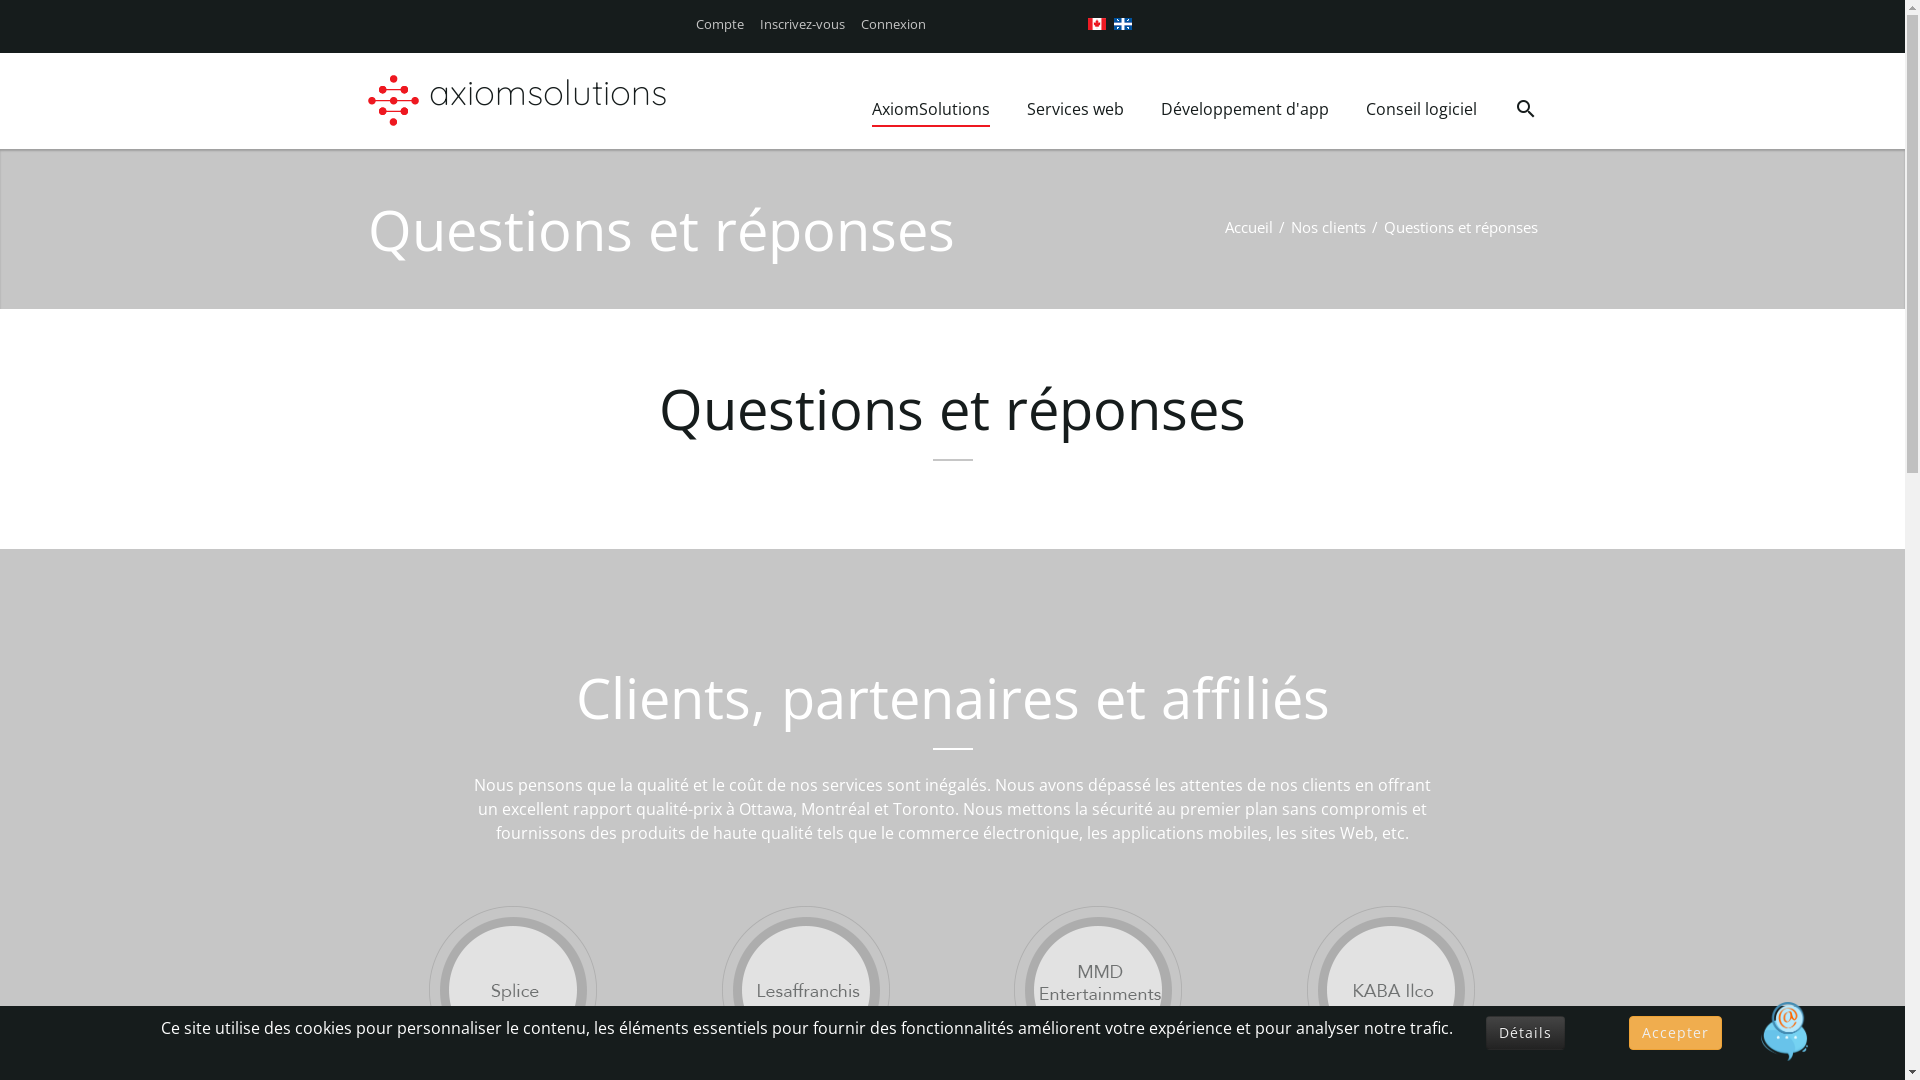 This screenshot has height=1080, width=1920. What do you see at coordinates (426, 99) in the screenshot?
I see `'axiomsolutions'` at bounding box center [426, 99].